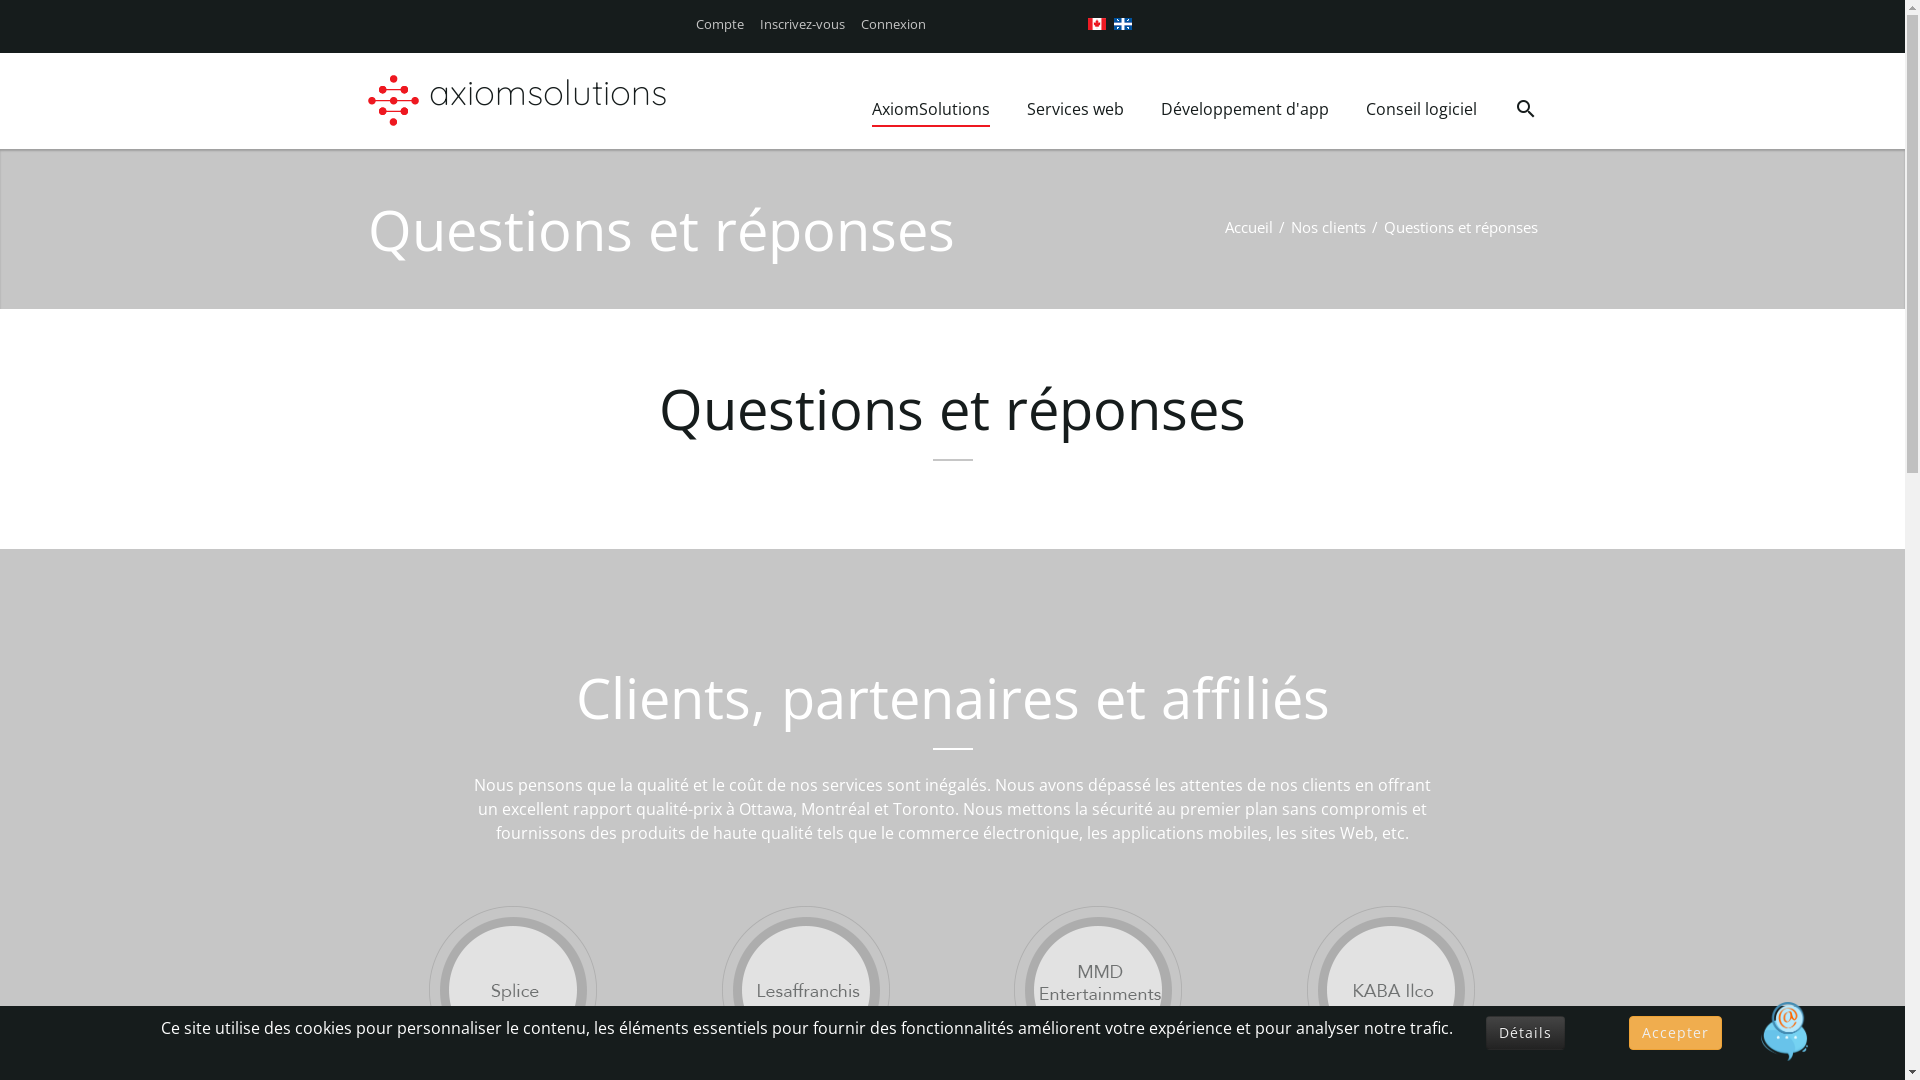 This screenshot has height=1080, width=1920. What do you see at coordinates (426, 99) in the screenshot?
I see `'axiomsolutions'` at bounding box center [426, 99].